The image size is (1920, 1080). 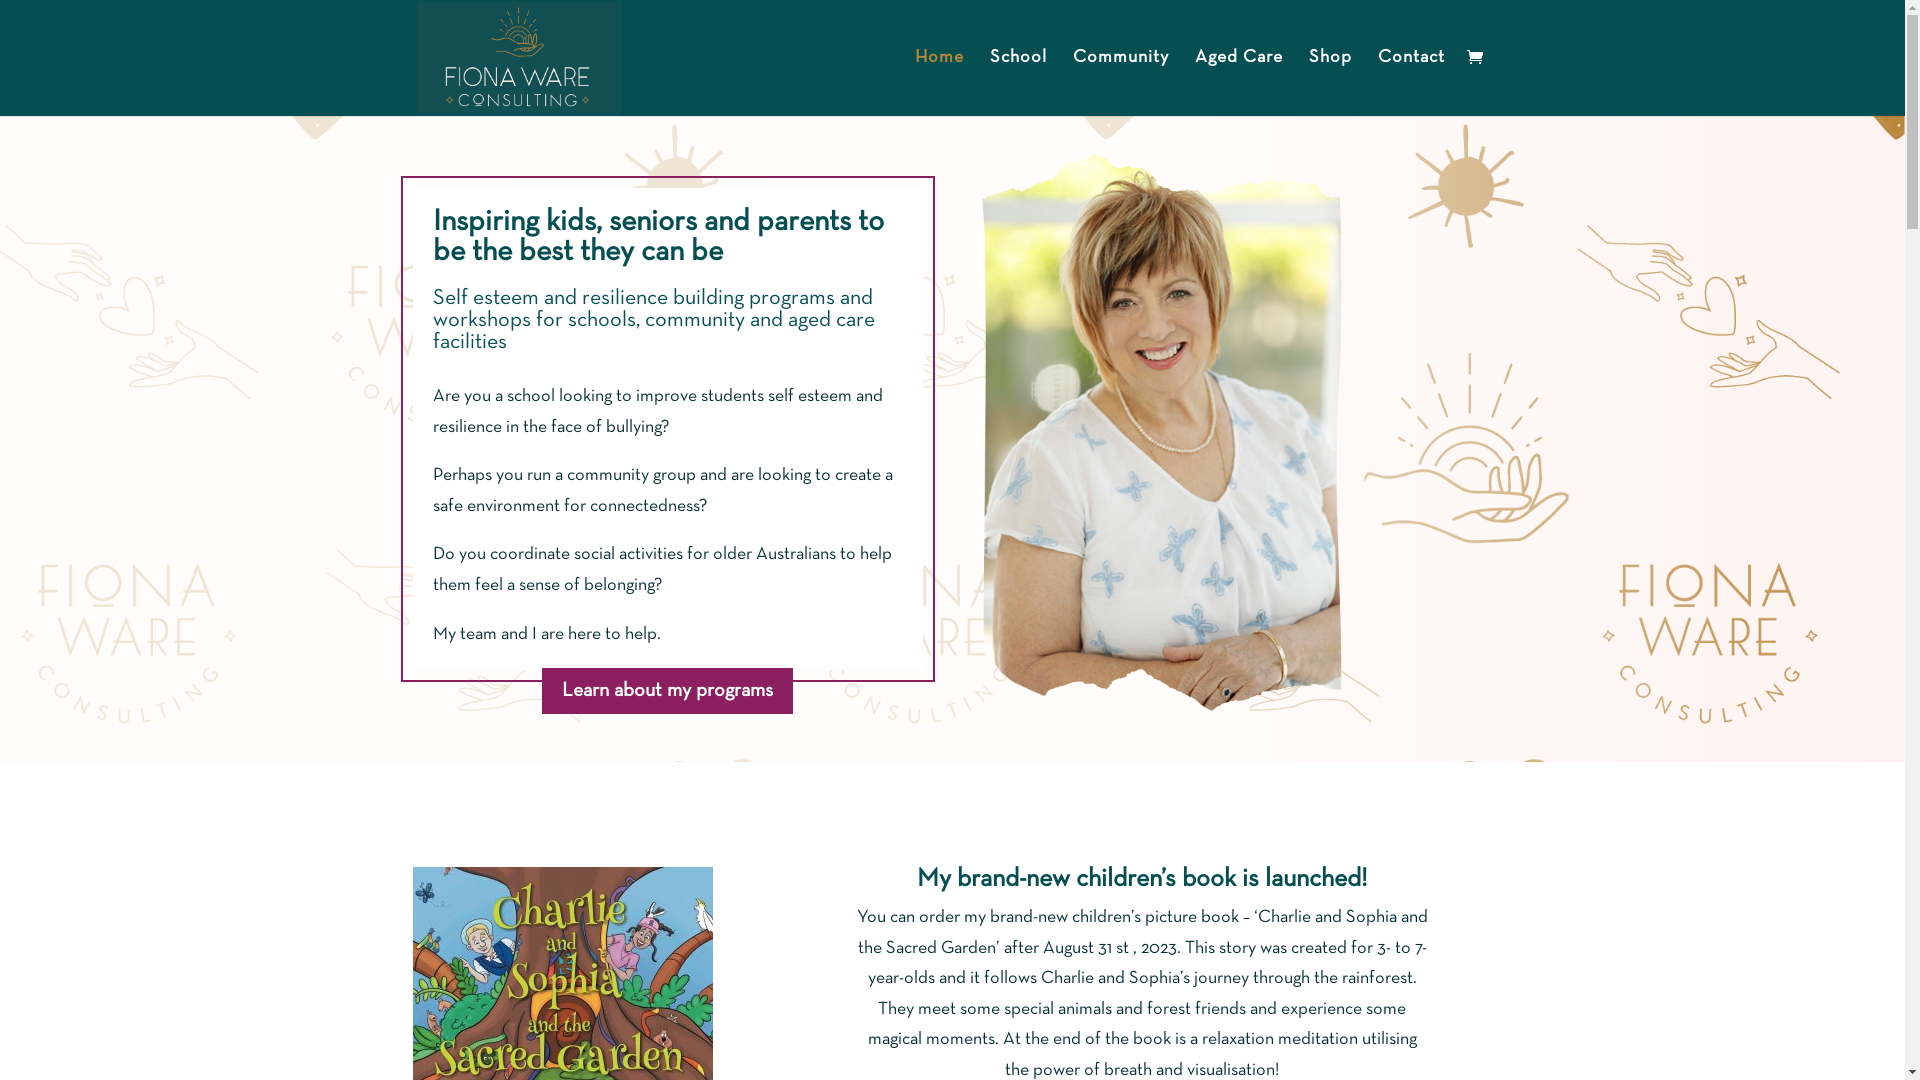 I want to click on 'Aged Care', so click(x=1237, y=82).